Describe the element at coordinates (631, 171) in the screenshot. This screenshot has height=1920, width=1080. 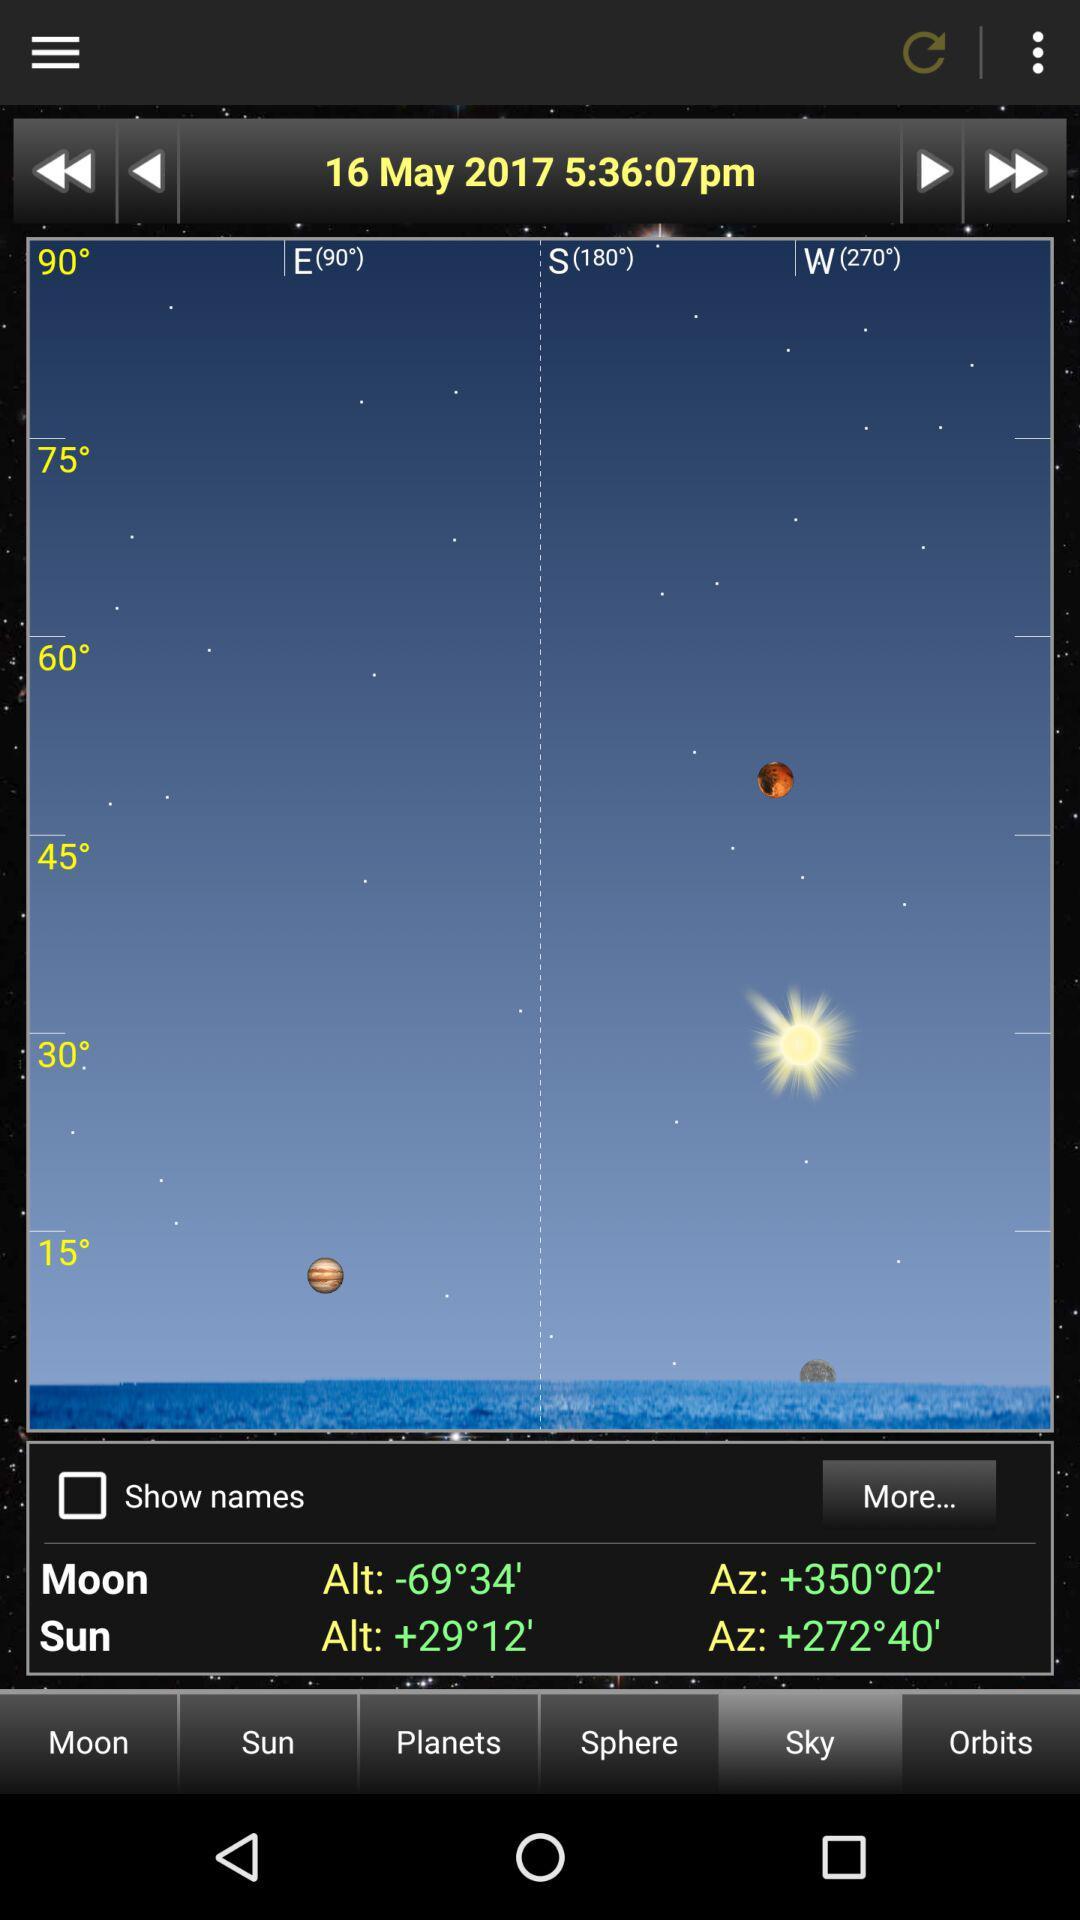
I see `the item next to the 16 may 2017  app` at that location.